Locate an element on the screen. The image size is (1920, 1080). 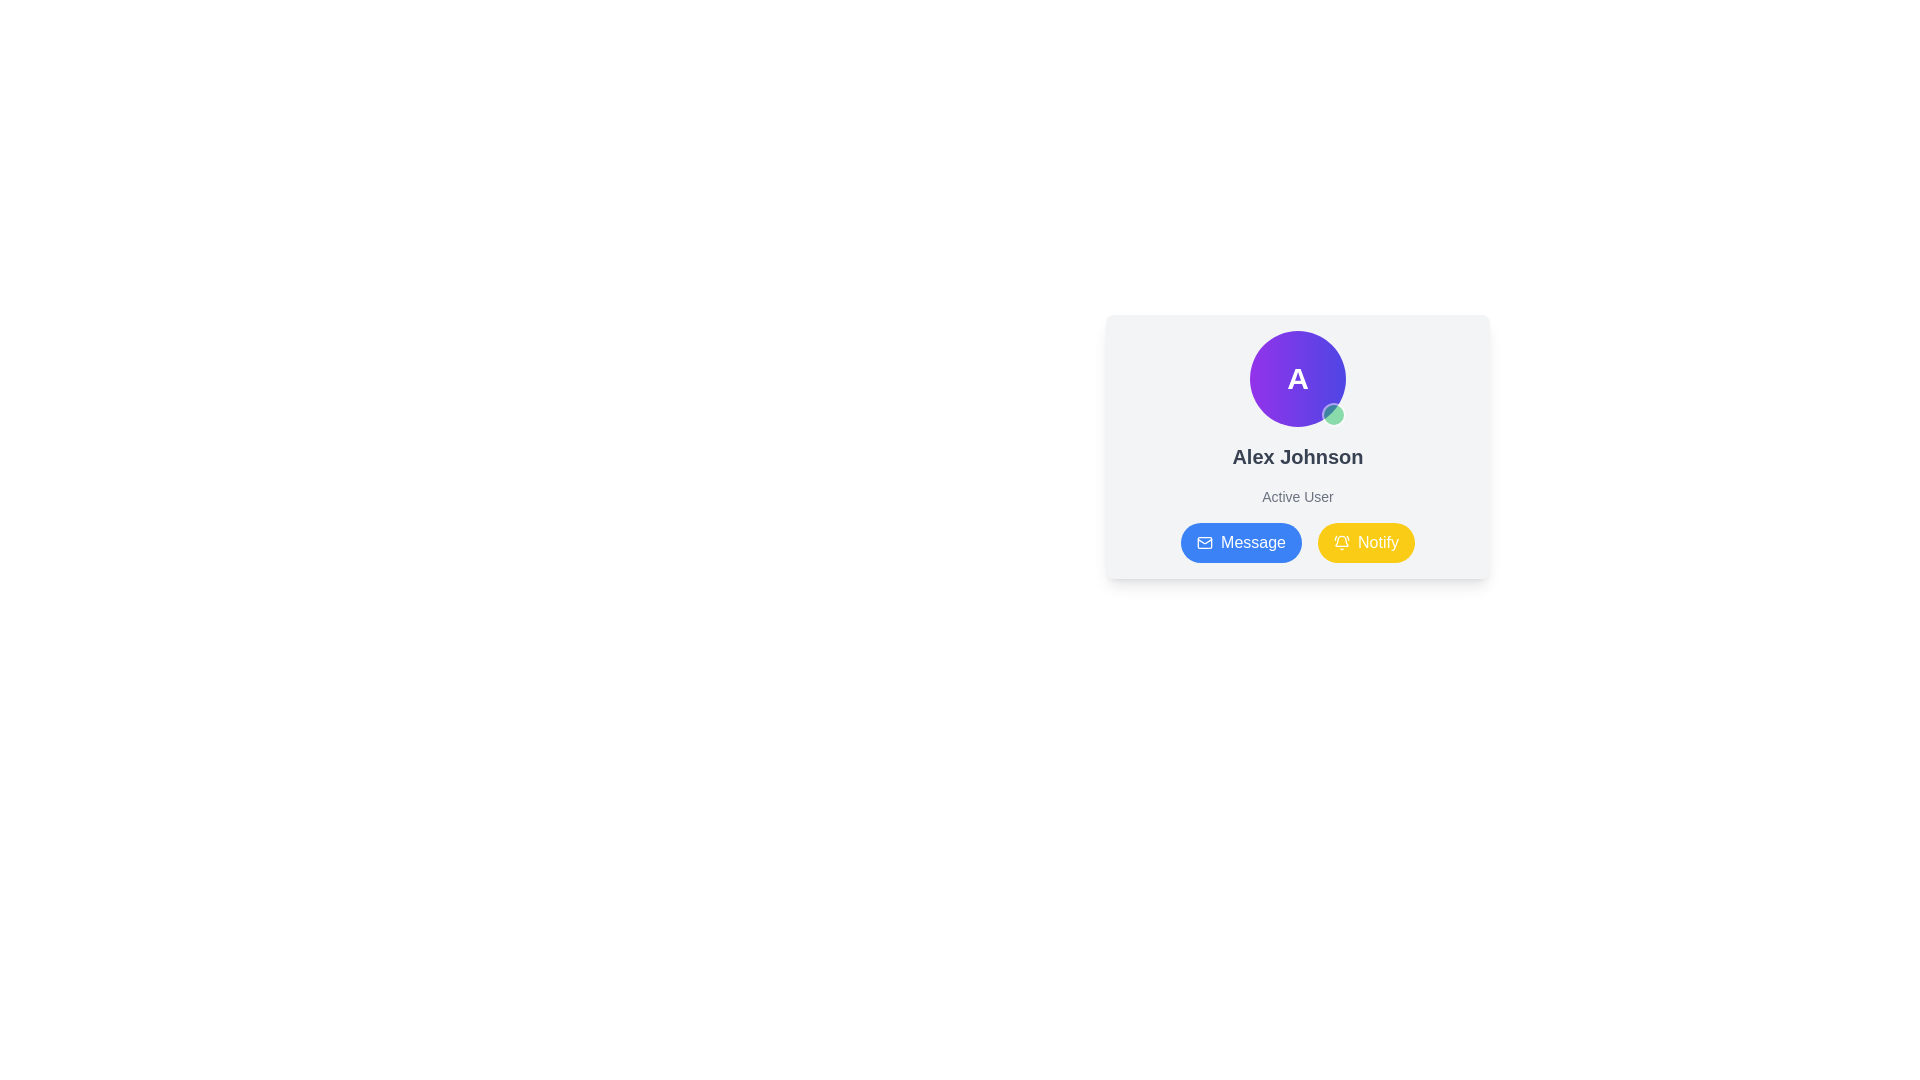
the text label displaying 'Active User' which is styled in muted gray and positioned below the name 'Alex Johnson' on the user profile card is located at coordinates (1297, 496).